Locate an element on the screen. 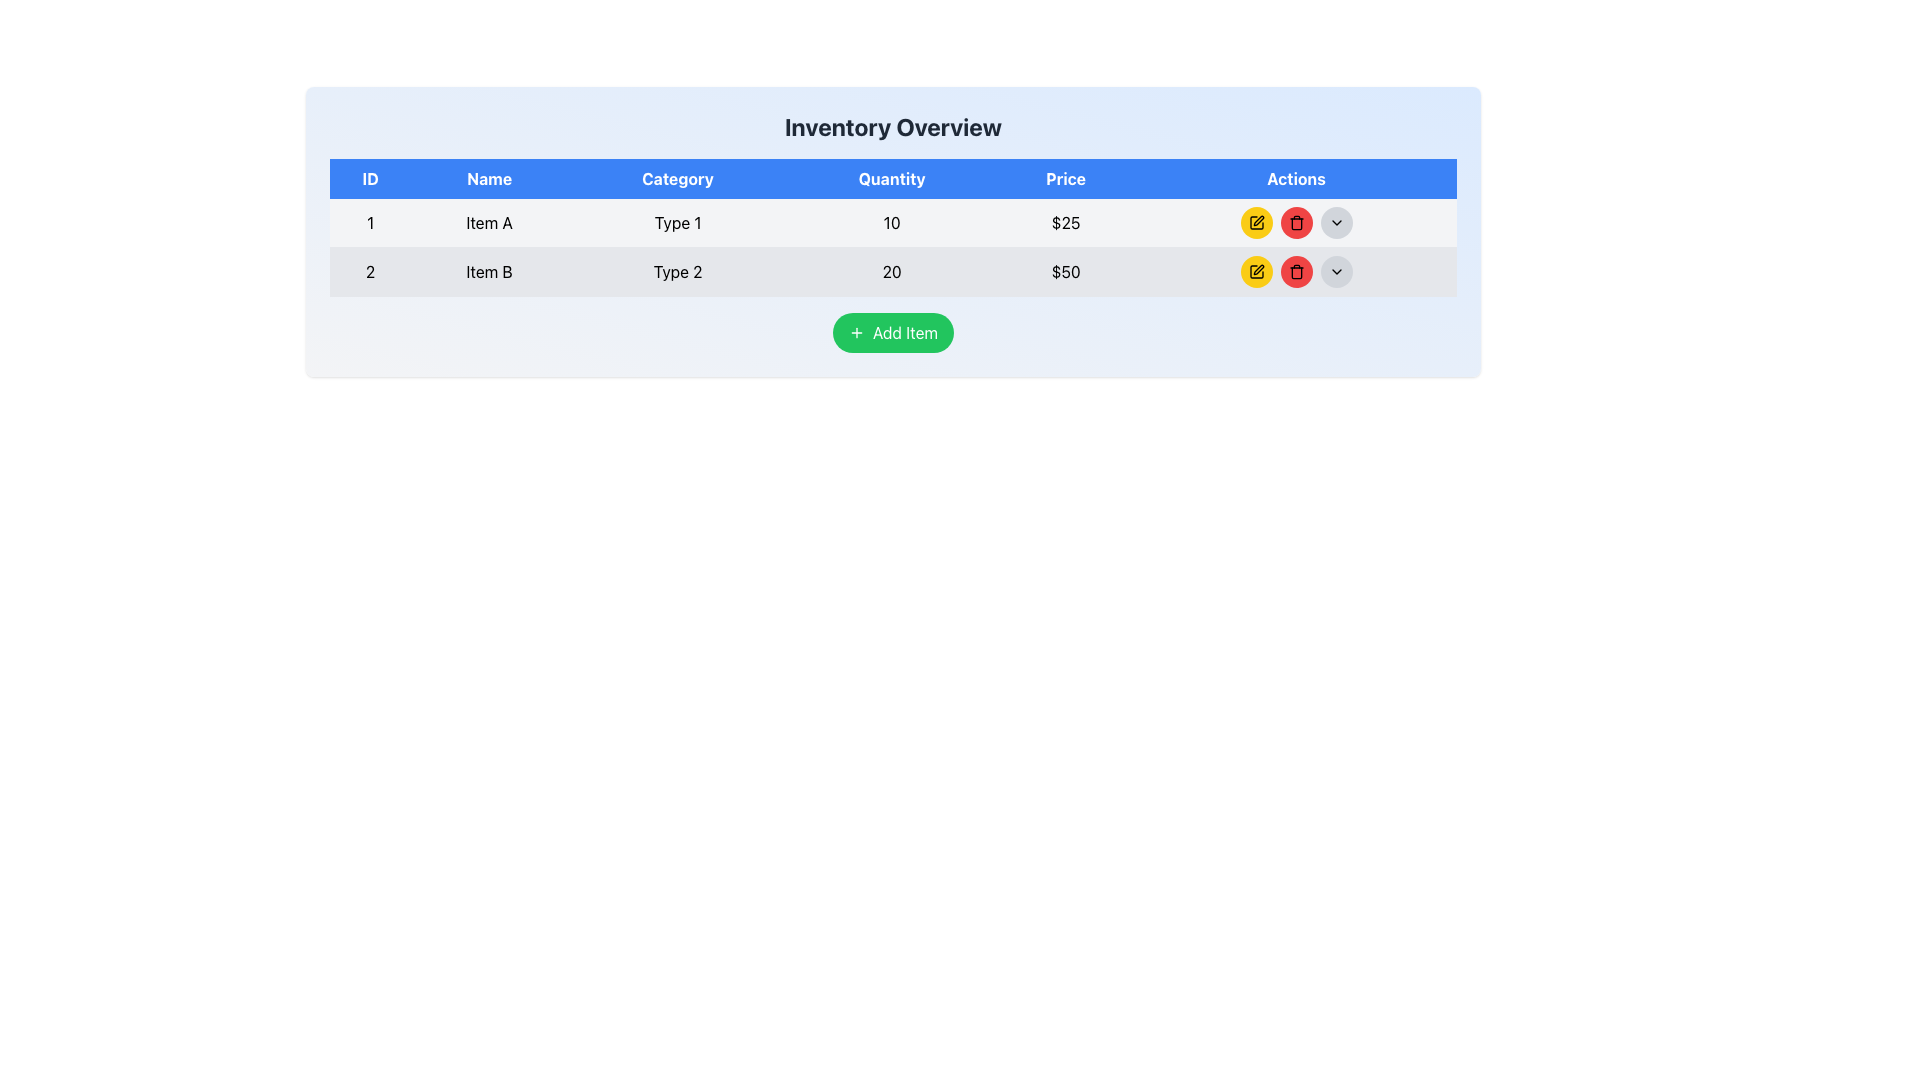 This screenshot has height=1080, width=1920. the column header labeled 'Name', which has white text on a blue background, located in the second column of the table layout is located at coordinates (489, 177).